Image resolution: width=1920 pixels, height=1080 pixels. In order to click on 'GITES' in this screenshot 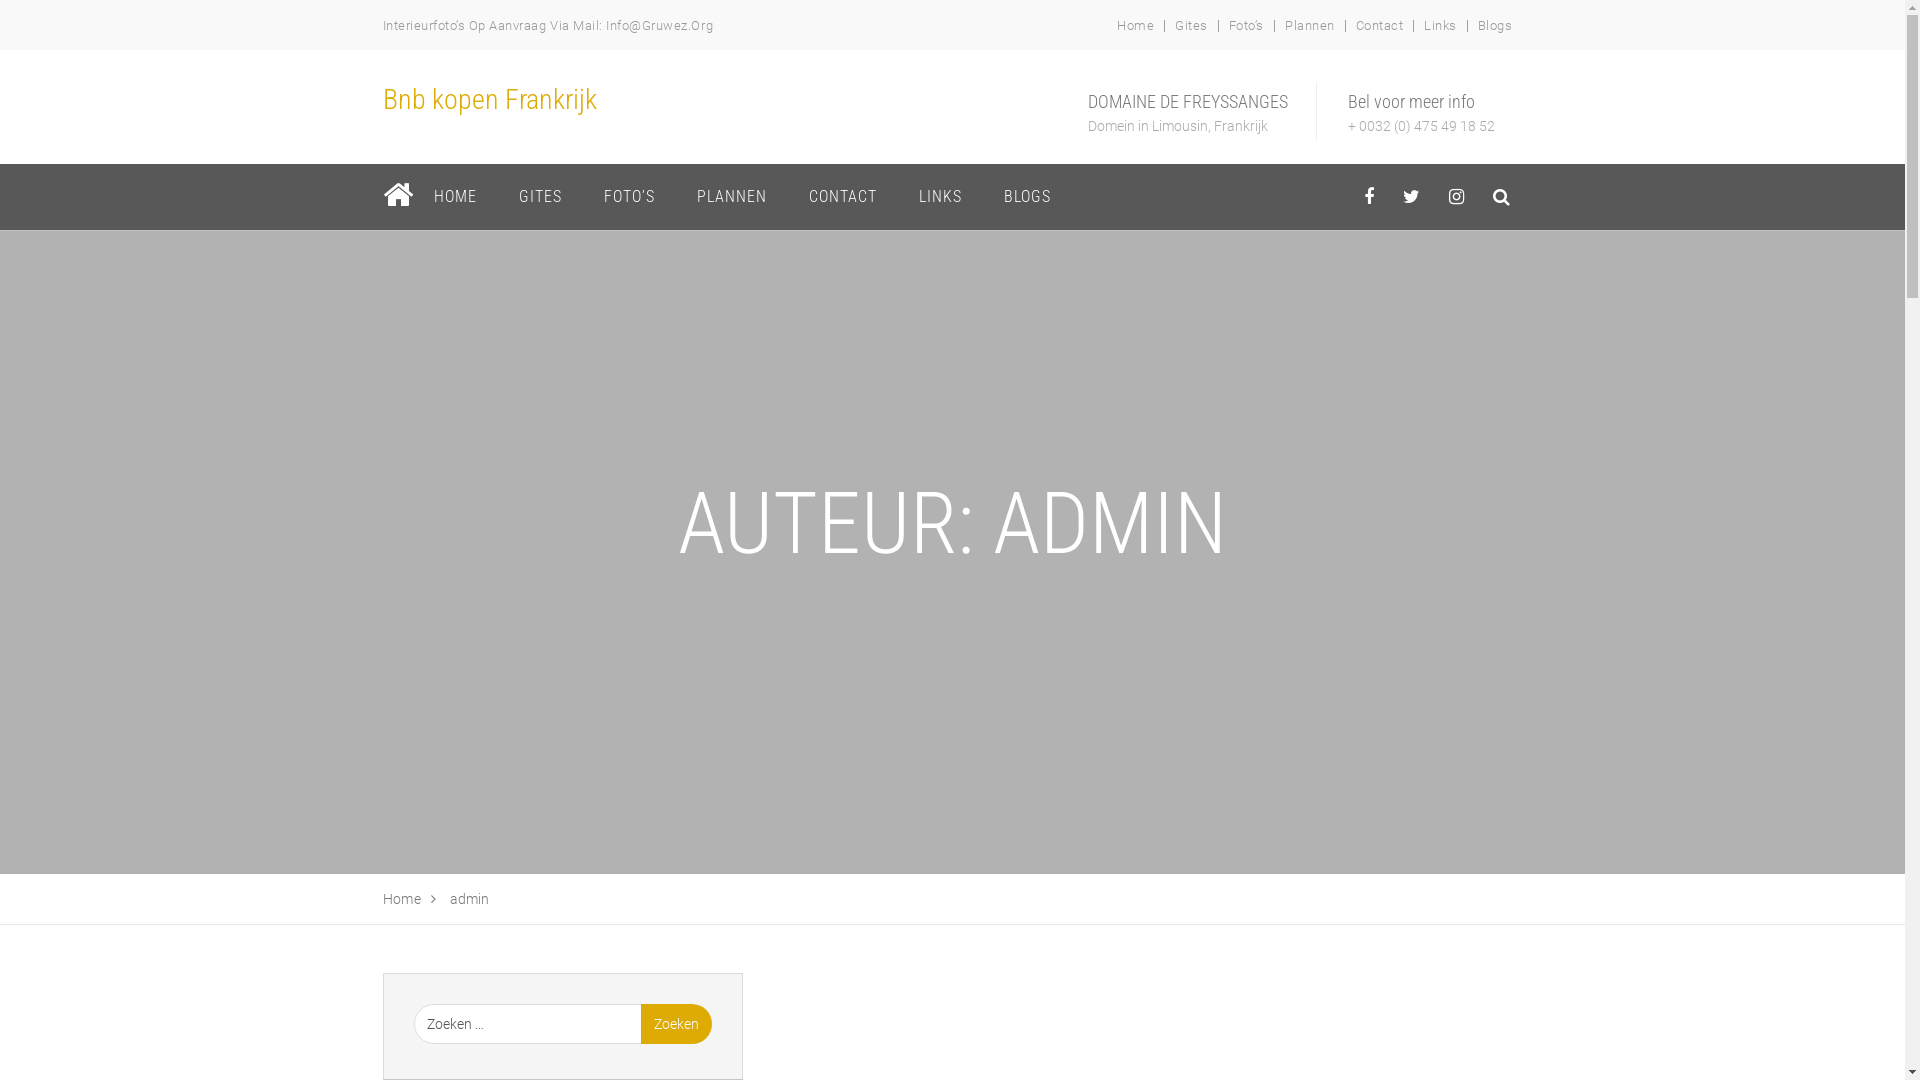, I will do `click(540, 196)`.